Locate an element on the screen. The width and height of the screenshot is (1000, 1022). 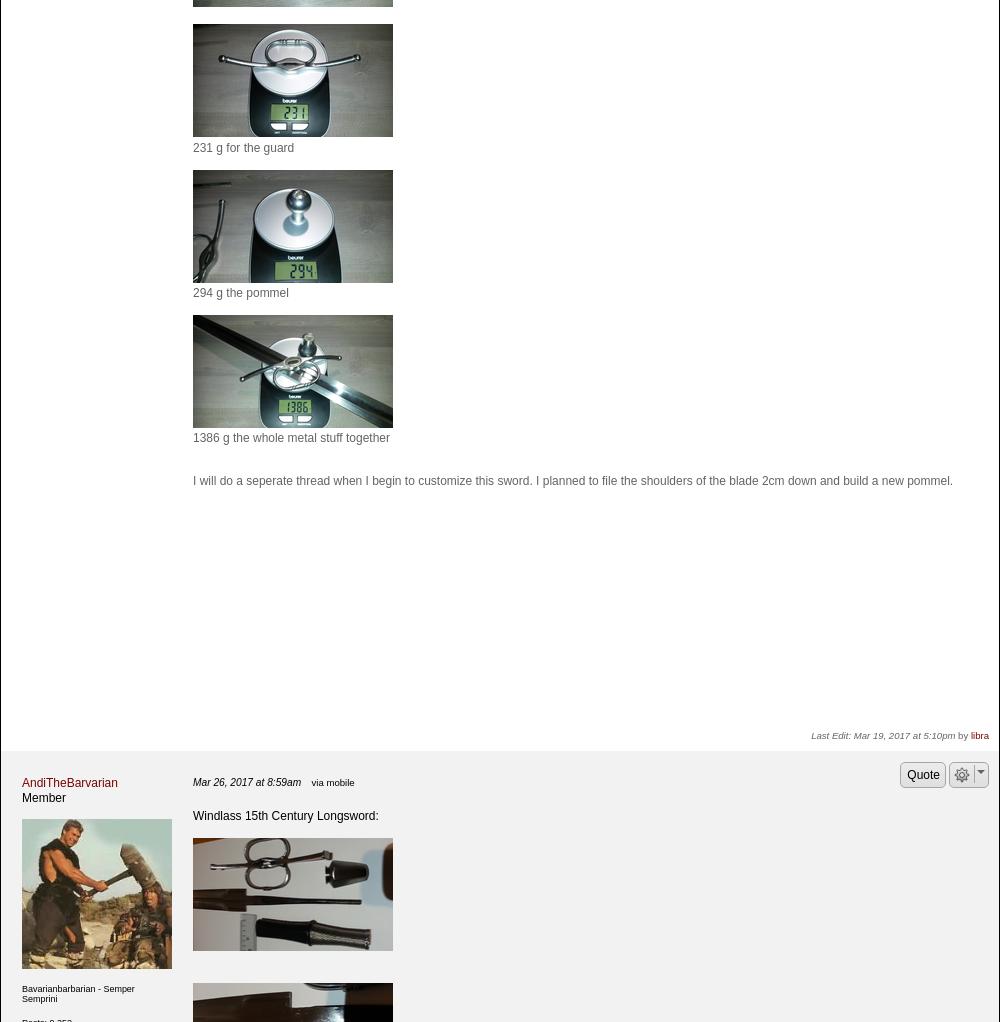
'1386 g the whole metal stuff together' is located at coordinates (291, 438).